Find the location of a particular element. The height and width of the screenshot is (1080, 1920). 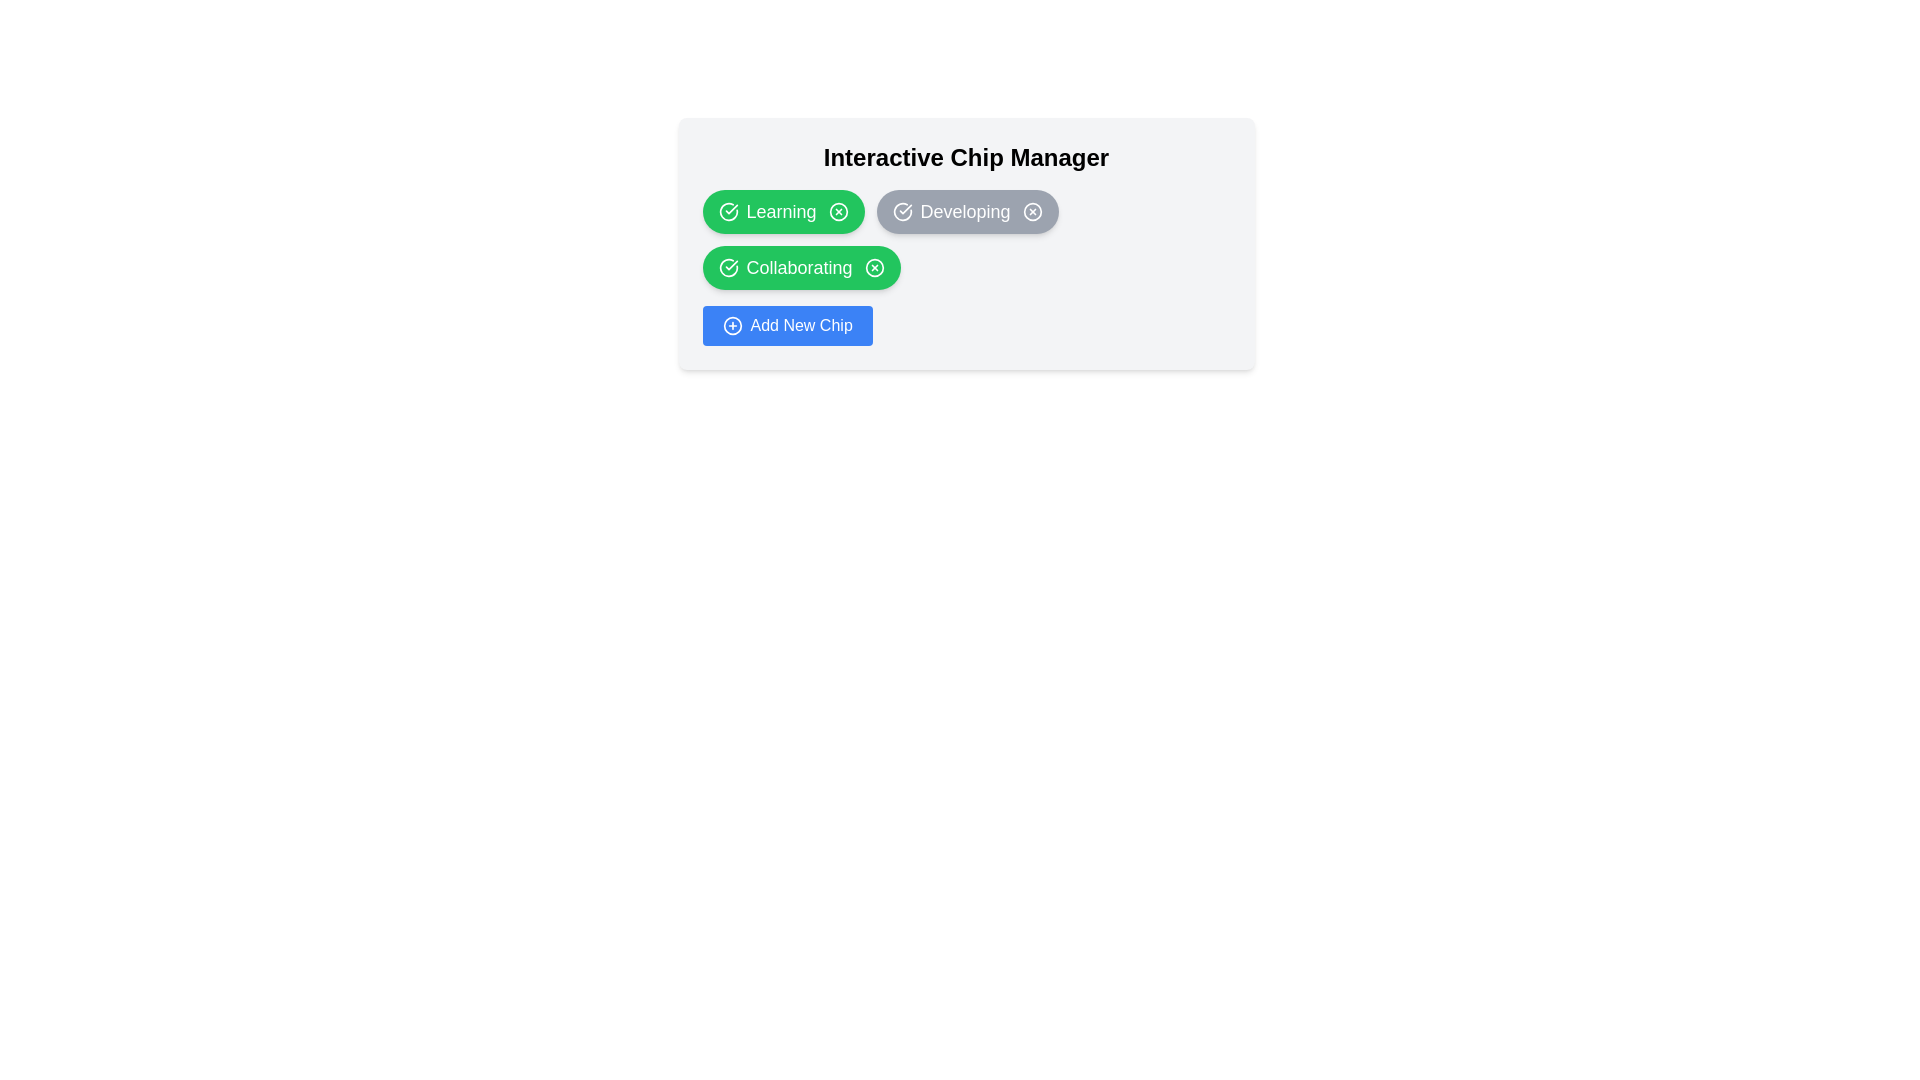

text displayed in the medium-sized label that says 'Developing', which is part of the 'Interactive Chip Manager' interface, located on the right side of the second row is located at coordinates (965, 212).